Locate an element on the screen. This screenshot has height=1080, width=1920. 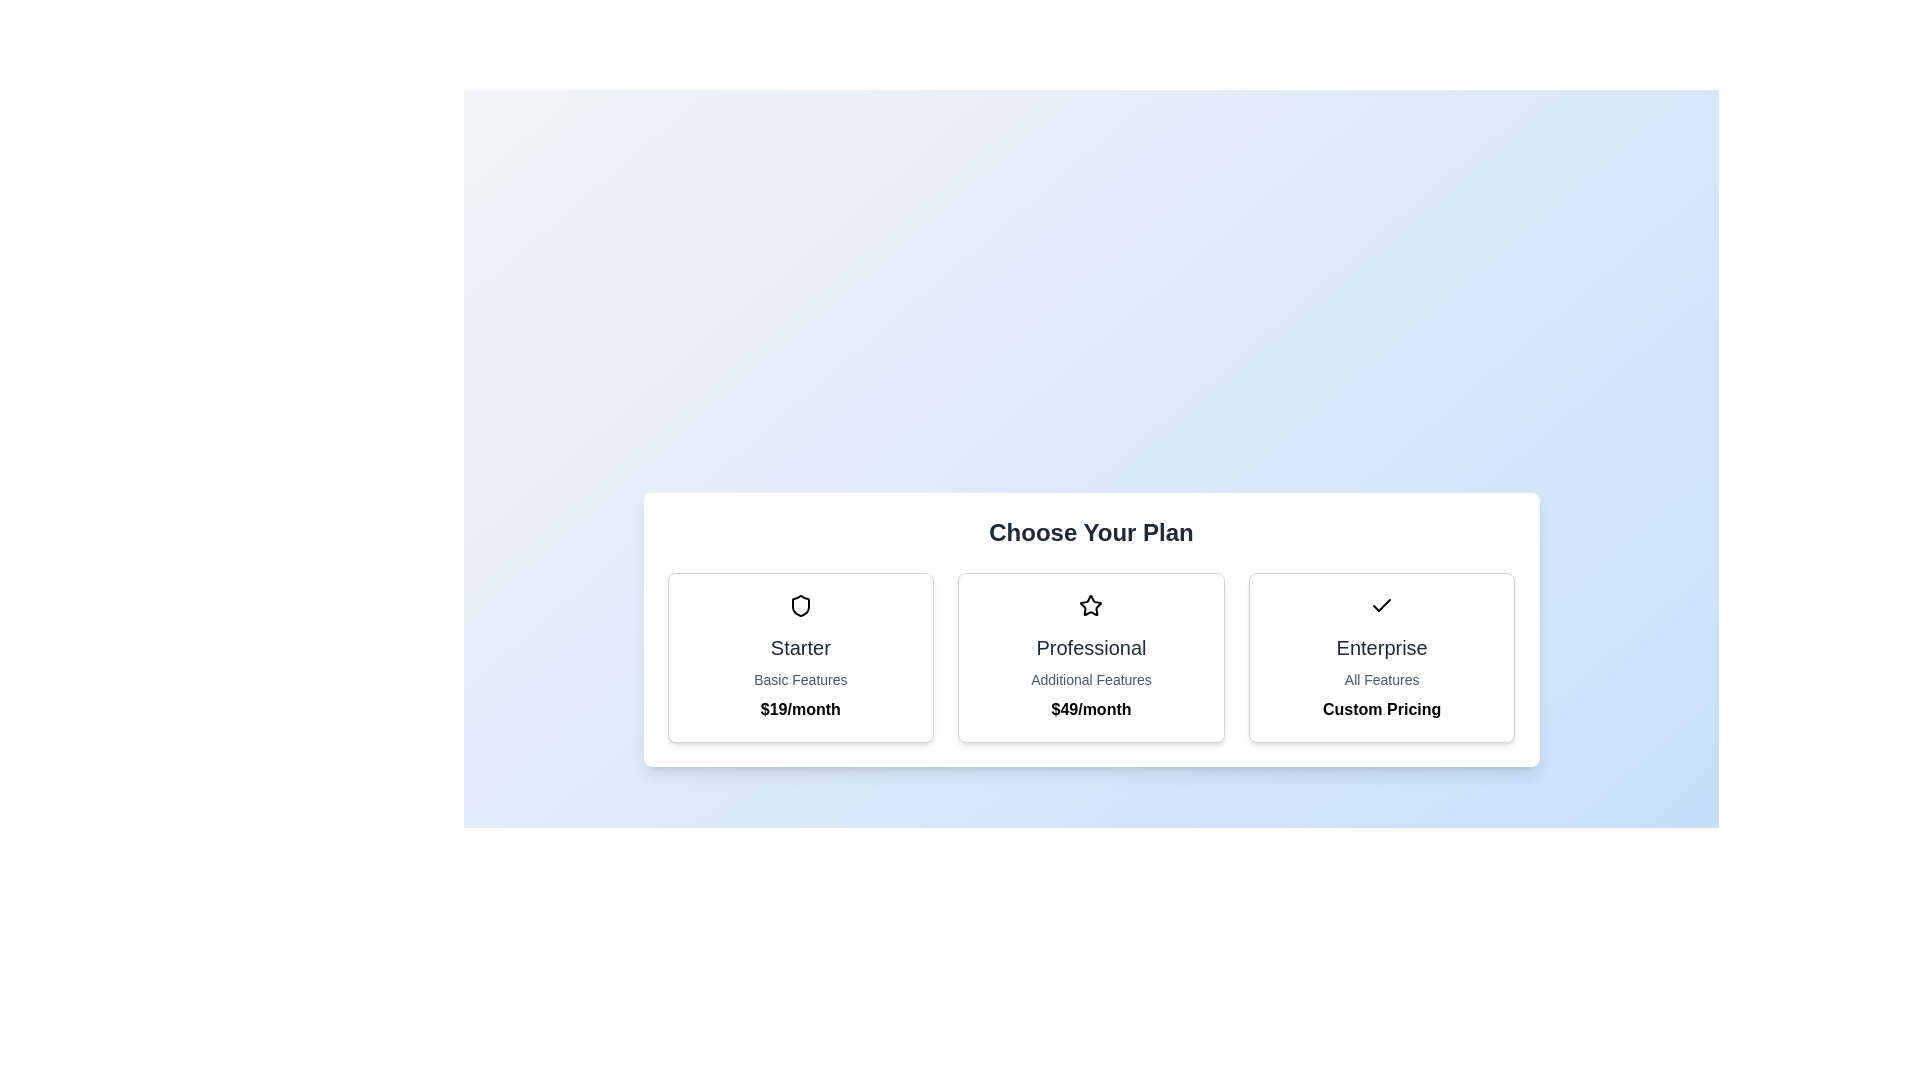
the star icon located within the 'Professional' pricing card, which features thin, symmetrical lines forming a star shape and is styled with a minimalistic theme is located at coordinates (1090, 604).